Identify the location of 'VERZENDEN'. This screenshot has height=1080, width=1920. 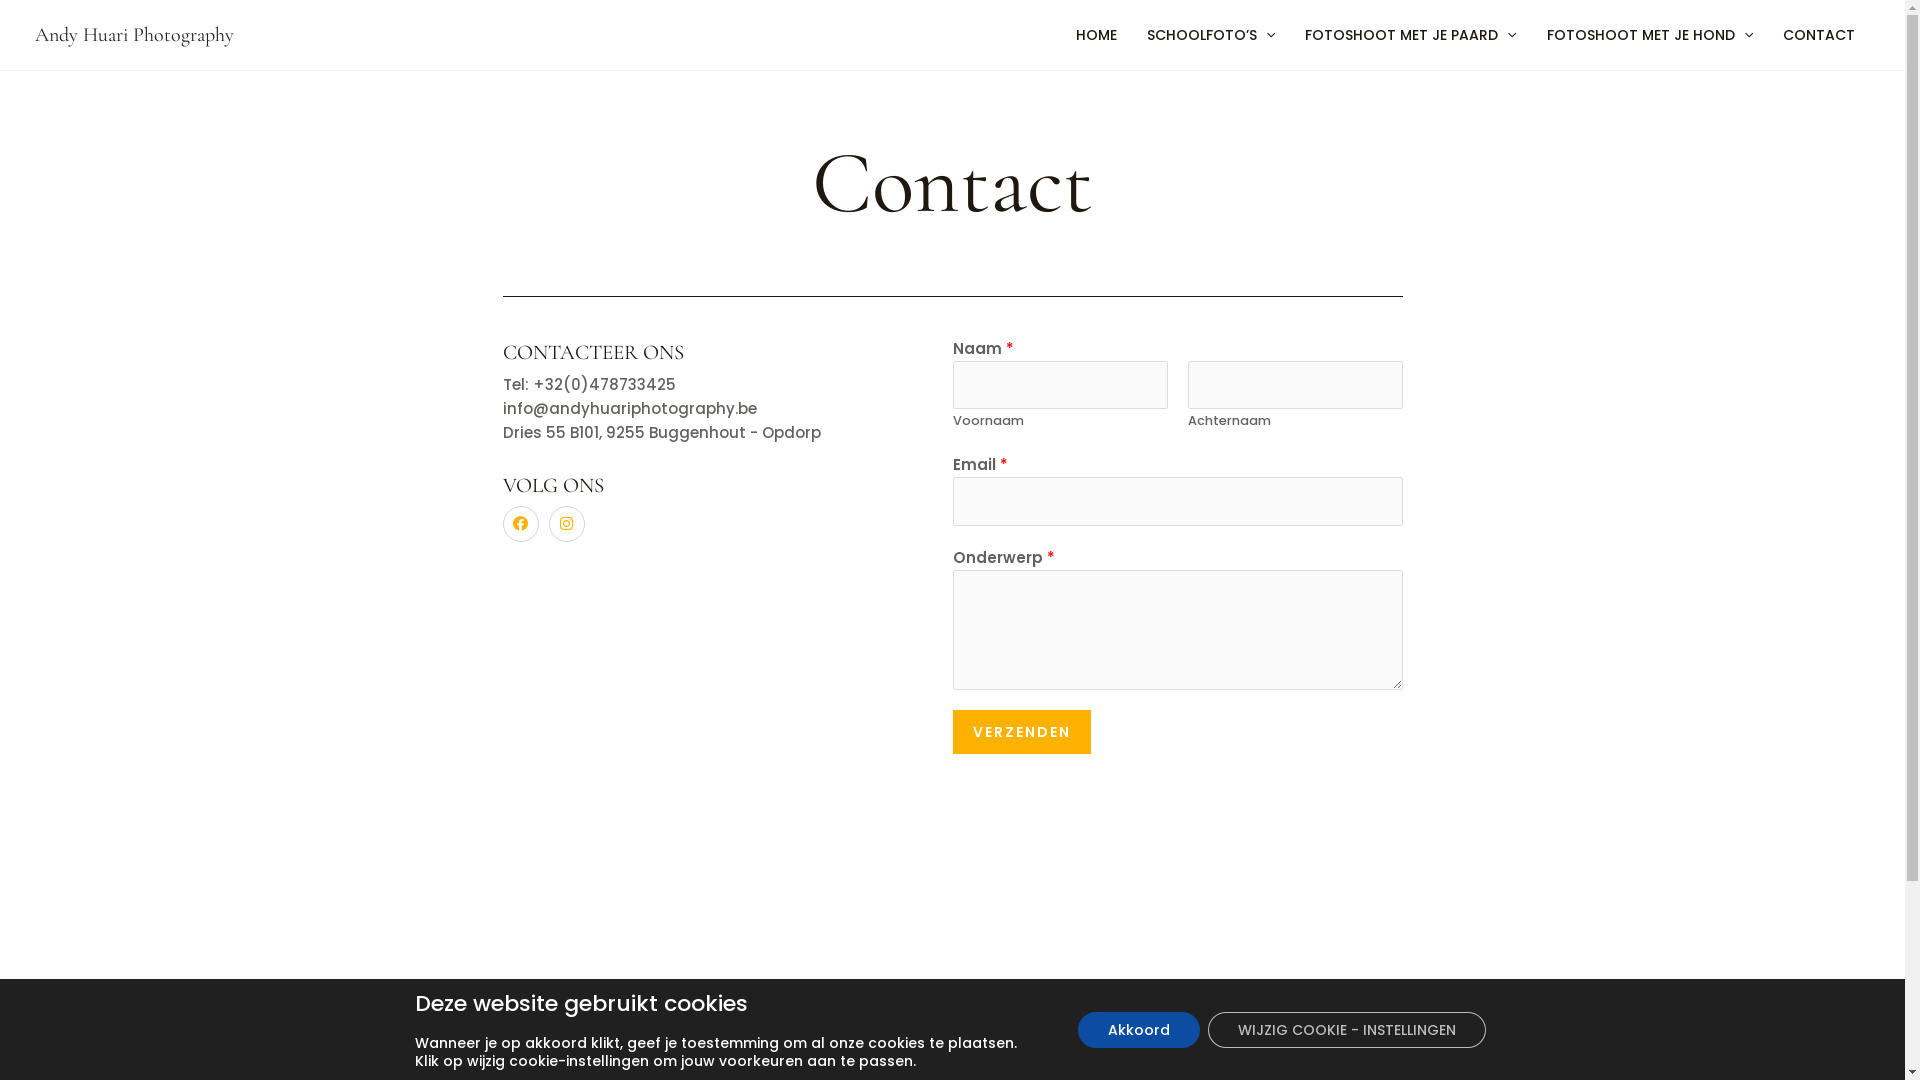
(1021, 732).